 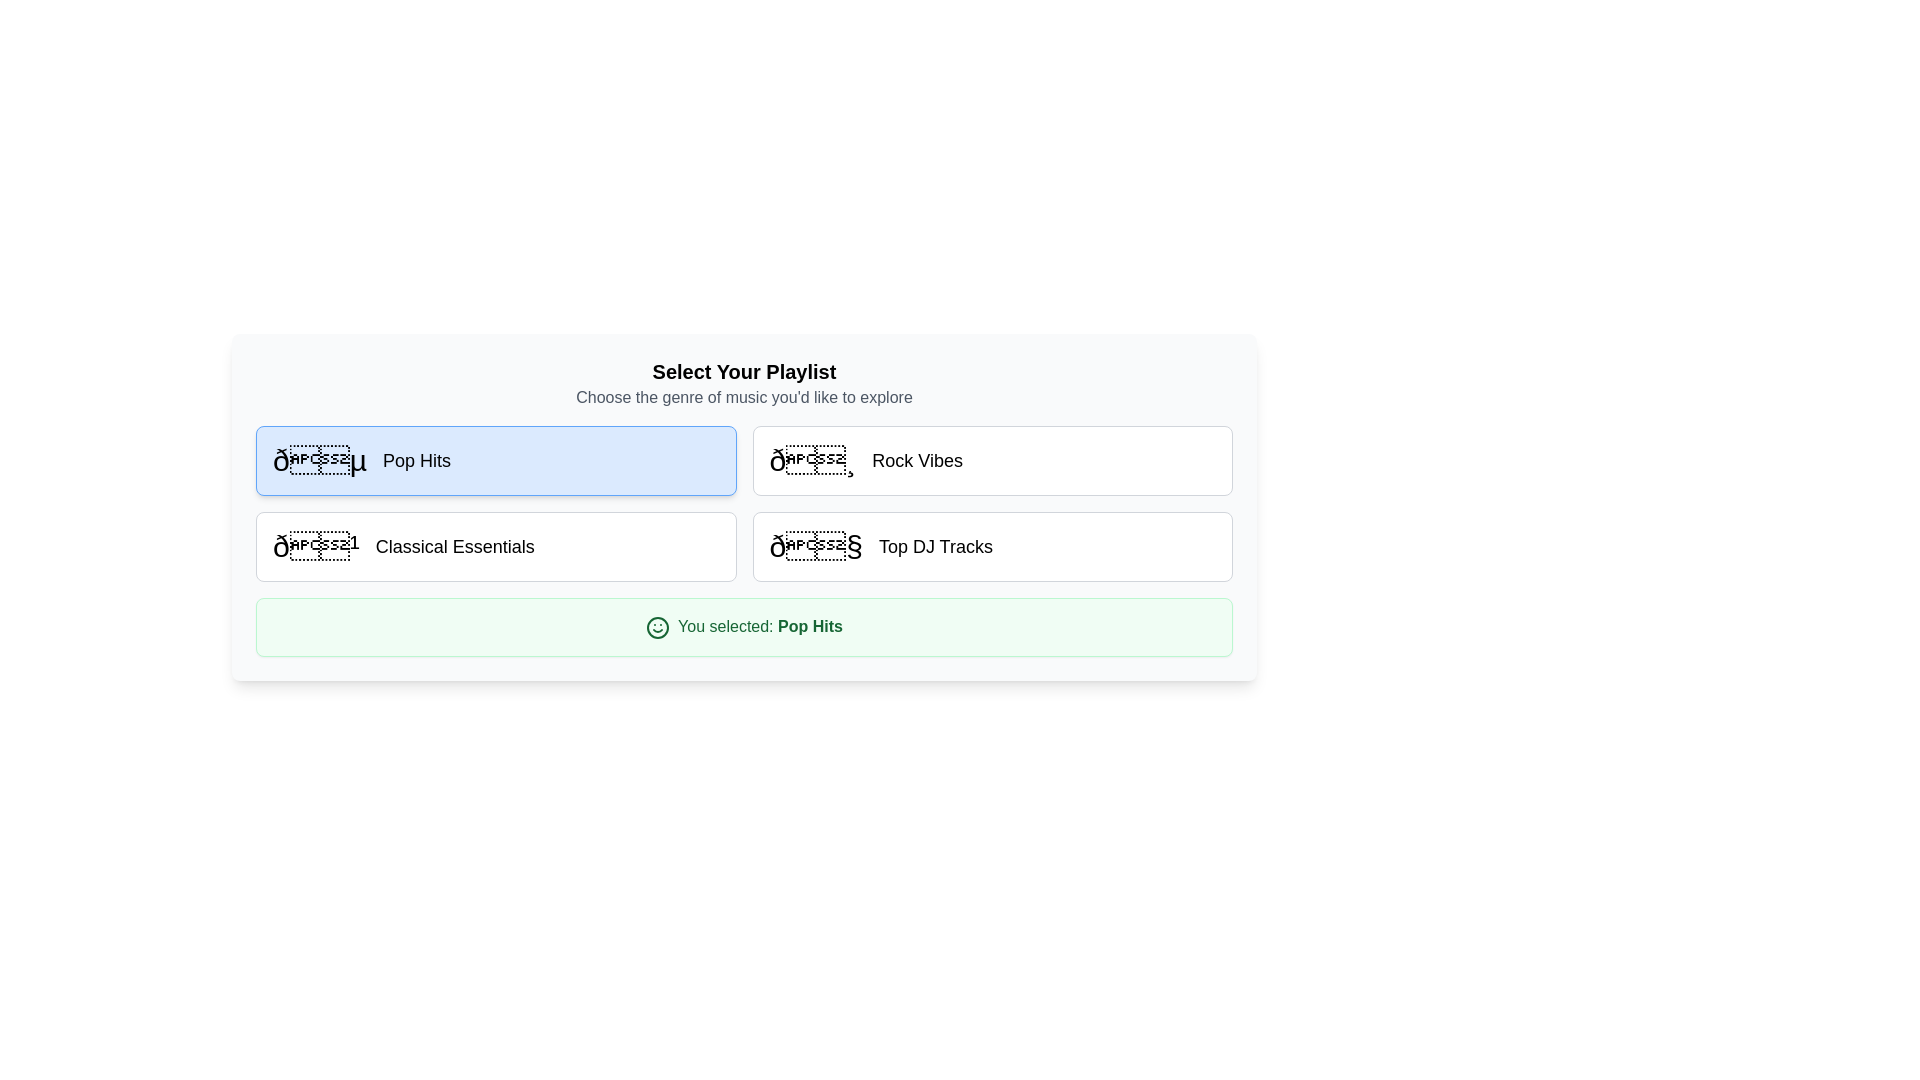 I want to click on the circular component associated with the 'Pop Hits' playlist option located in the middle of the first row of options, so click(x=657, y=626).